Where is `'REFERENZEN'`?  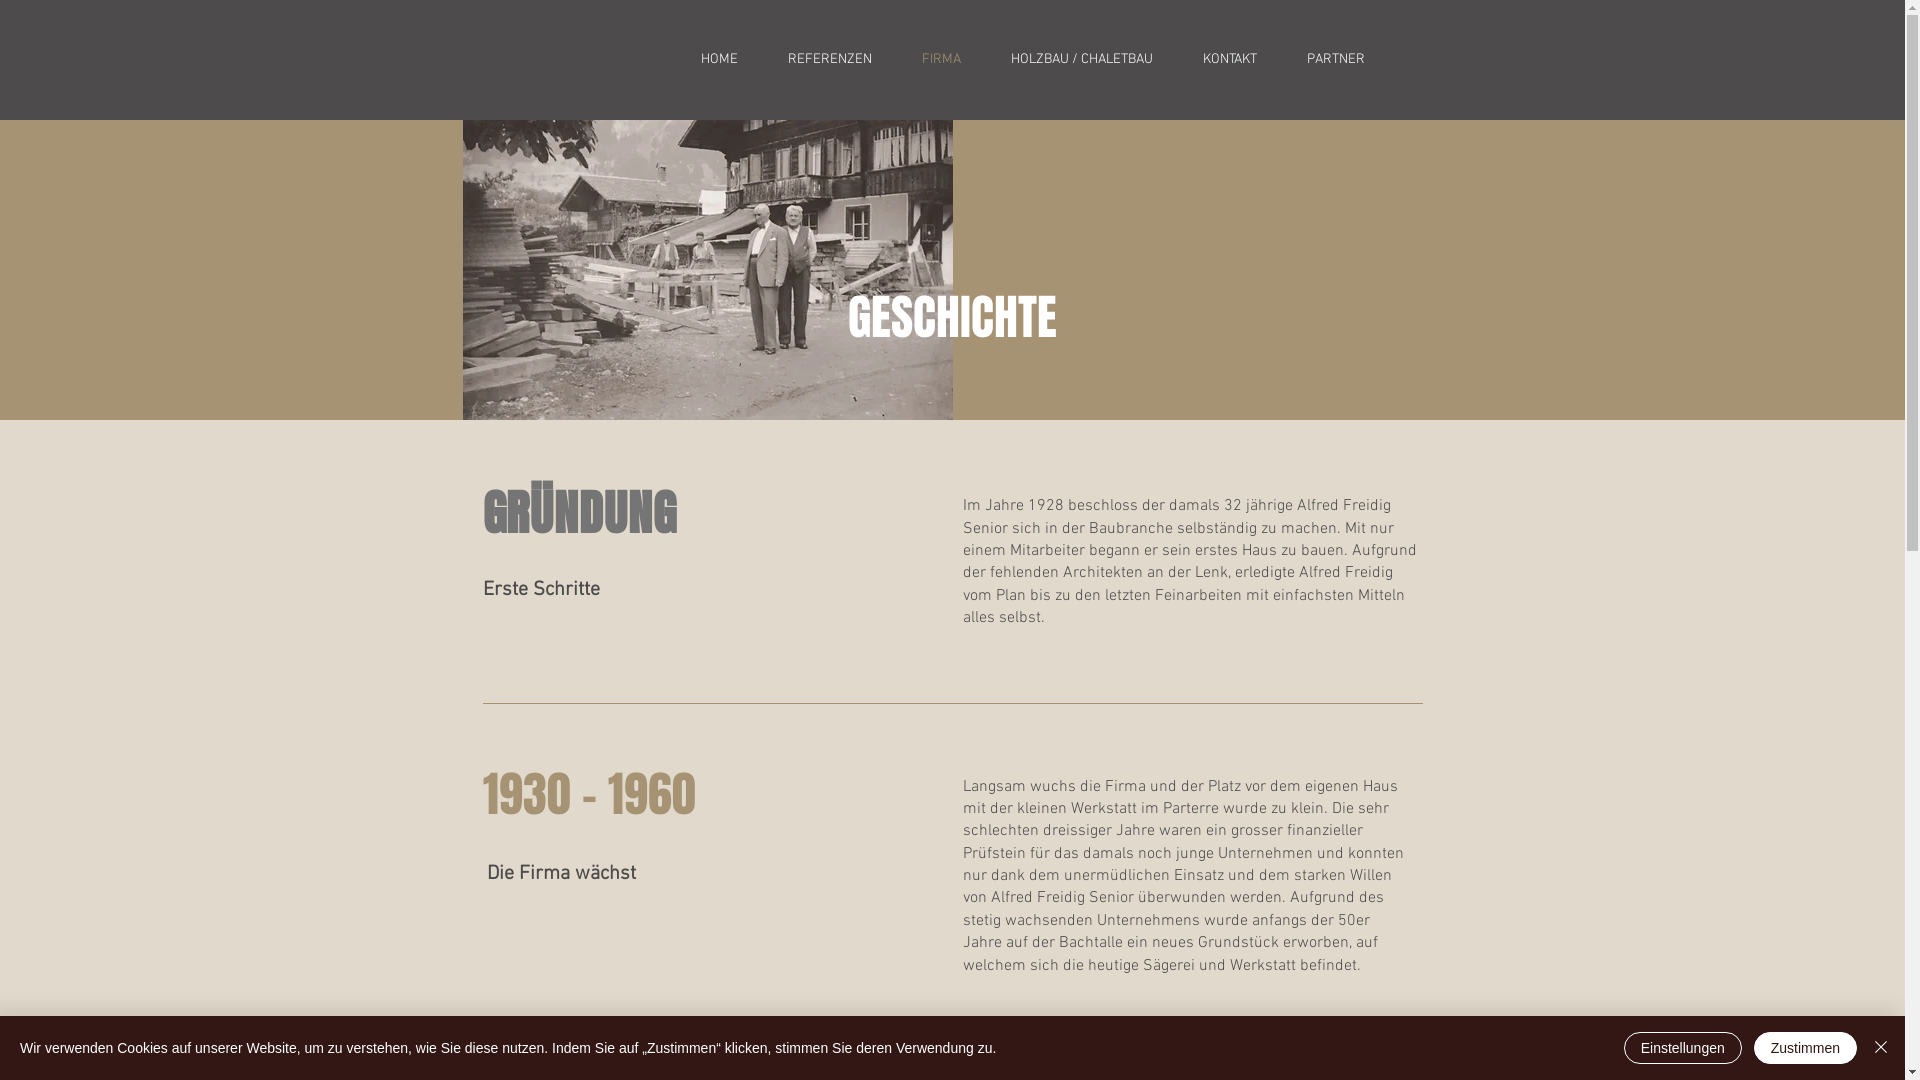 'REFERENZEN' is located at coordinates (761, 59).